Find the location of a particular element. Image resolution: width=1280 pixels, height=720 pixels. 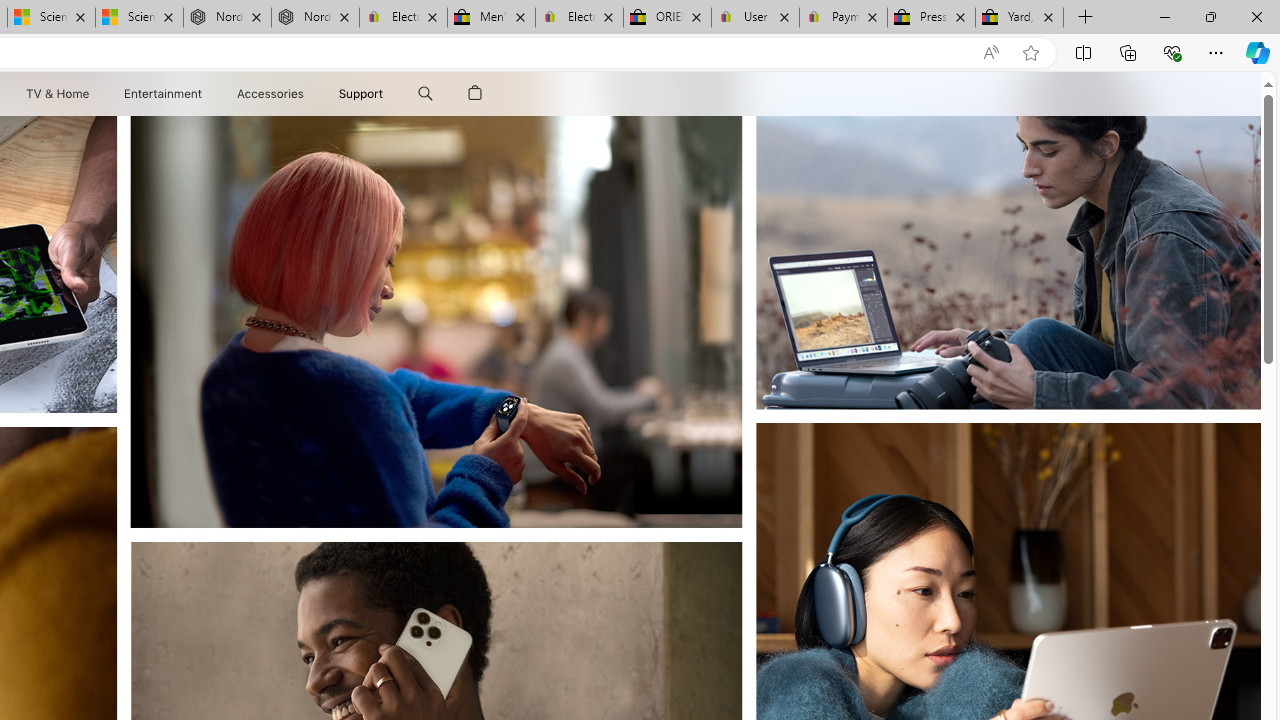

'Accessories menu' is located at coordinates (306, 93).